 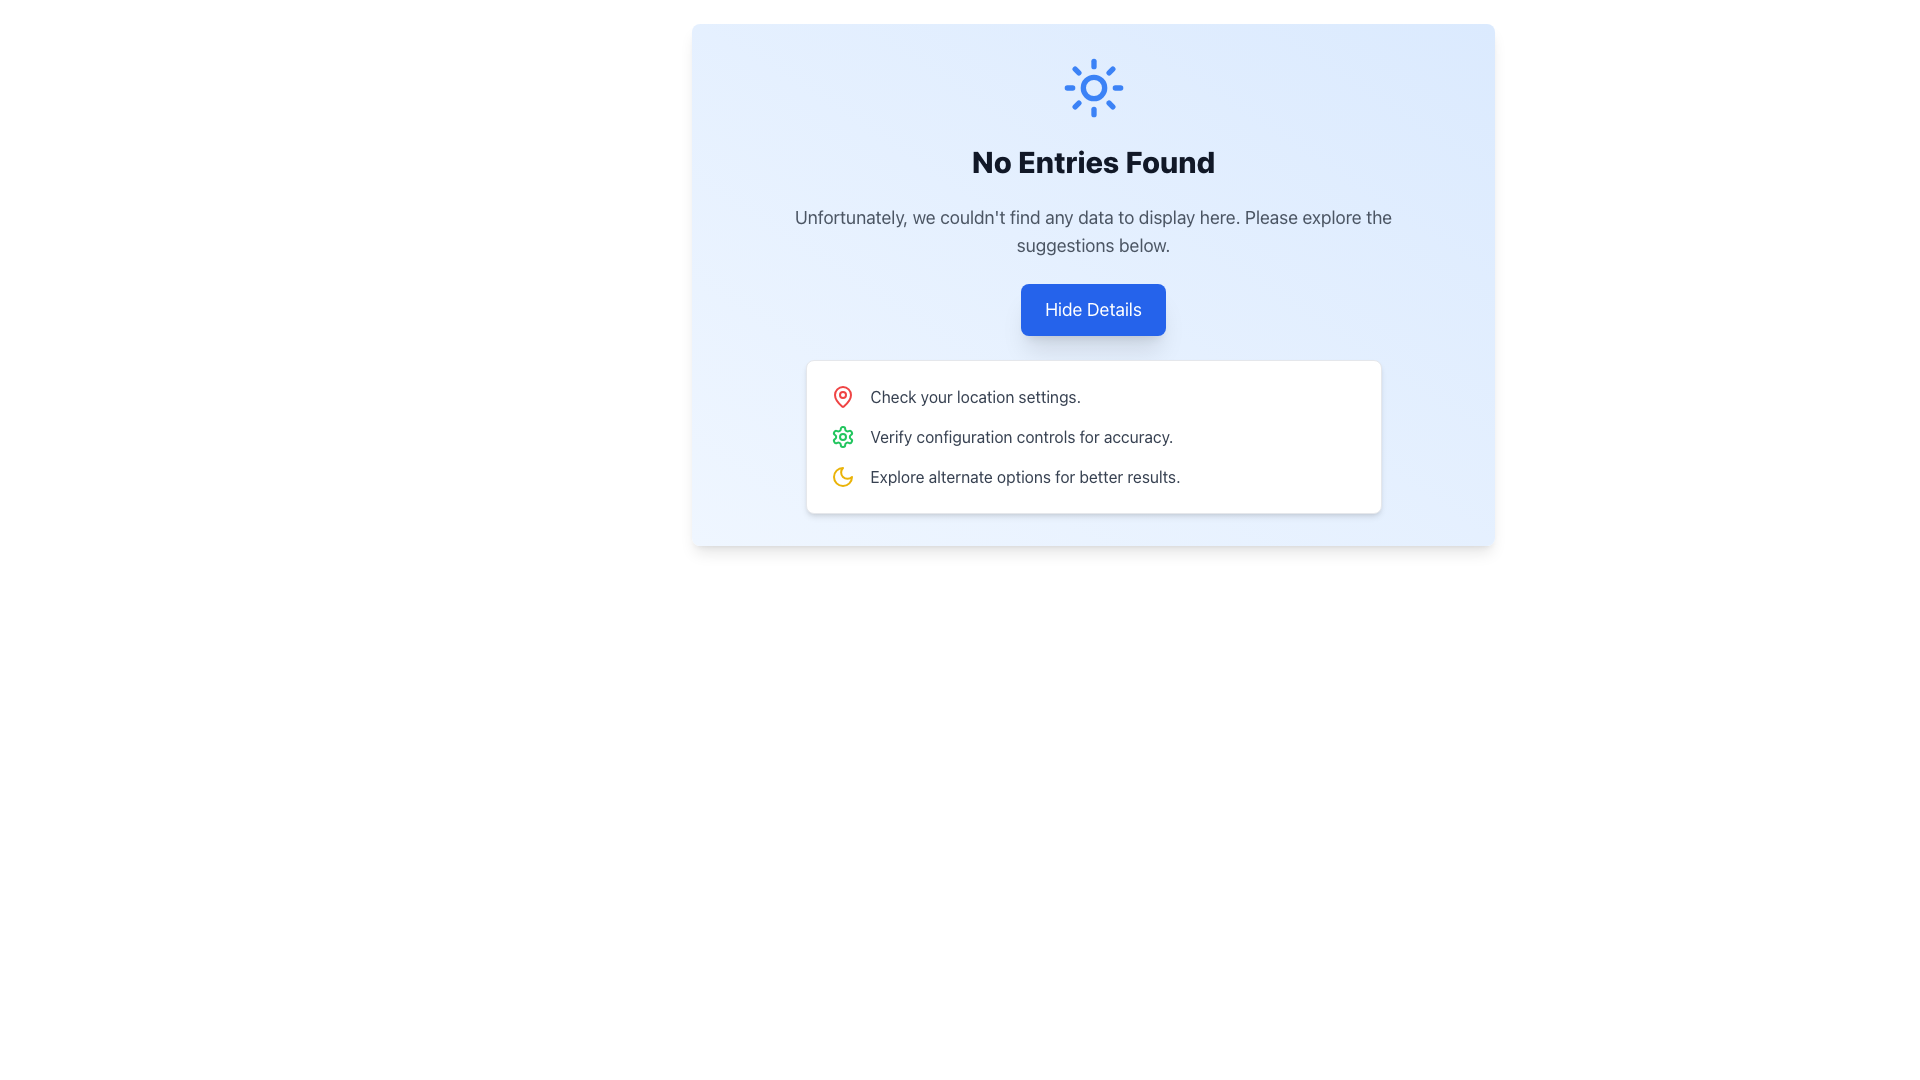 What do you see at coordinates (1021, 435) in the screenshot?
I see `informative text label located within a rectangular card, which guides users to verify configuration controls for accuracy. This label is the second item in the list of suggestions` at bounding box center [1021, 435].